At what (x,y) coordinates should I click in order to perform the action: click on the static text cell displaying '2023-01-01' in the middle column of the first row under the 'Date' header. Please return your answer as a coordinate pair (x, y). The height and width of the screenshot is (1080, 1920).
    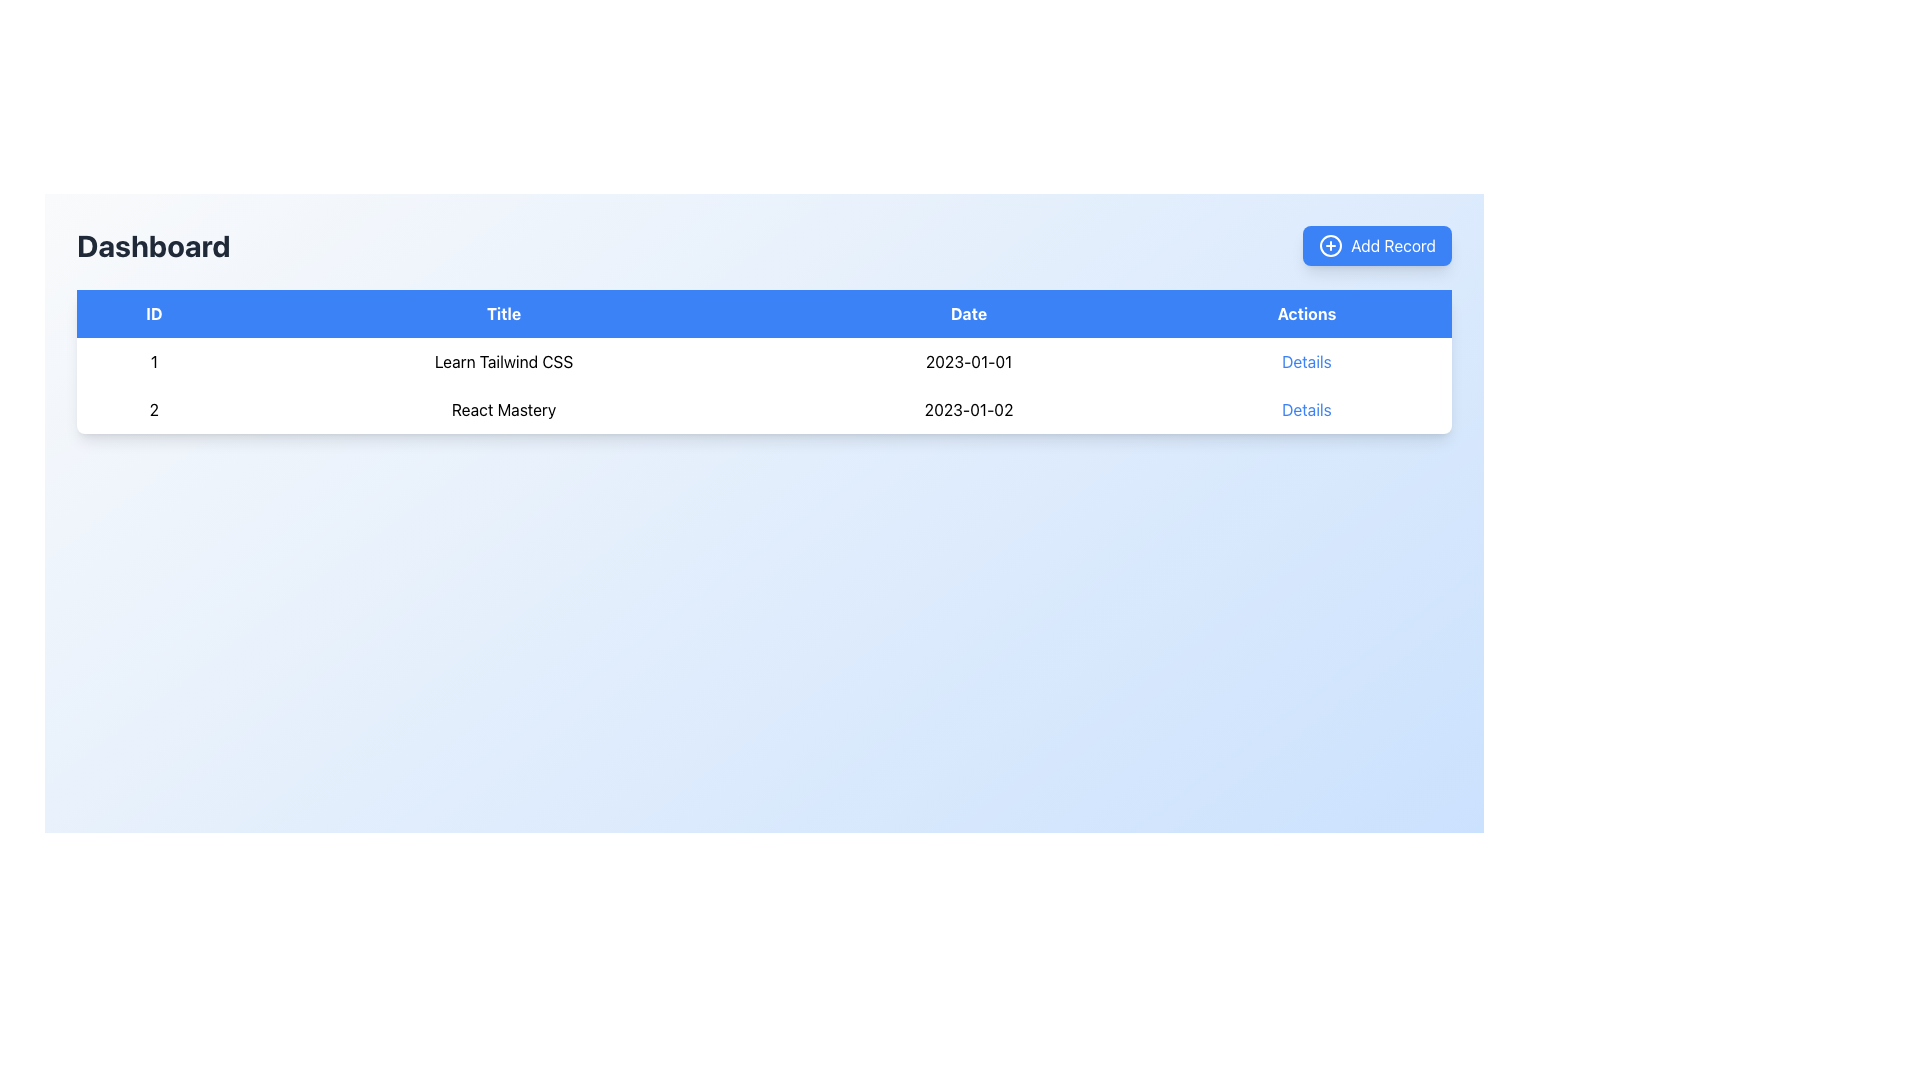
    Looking at the image, I should click on (969, 362).